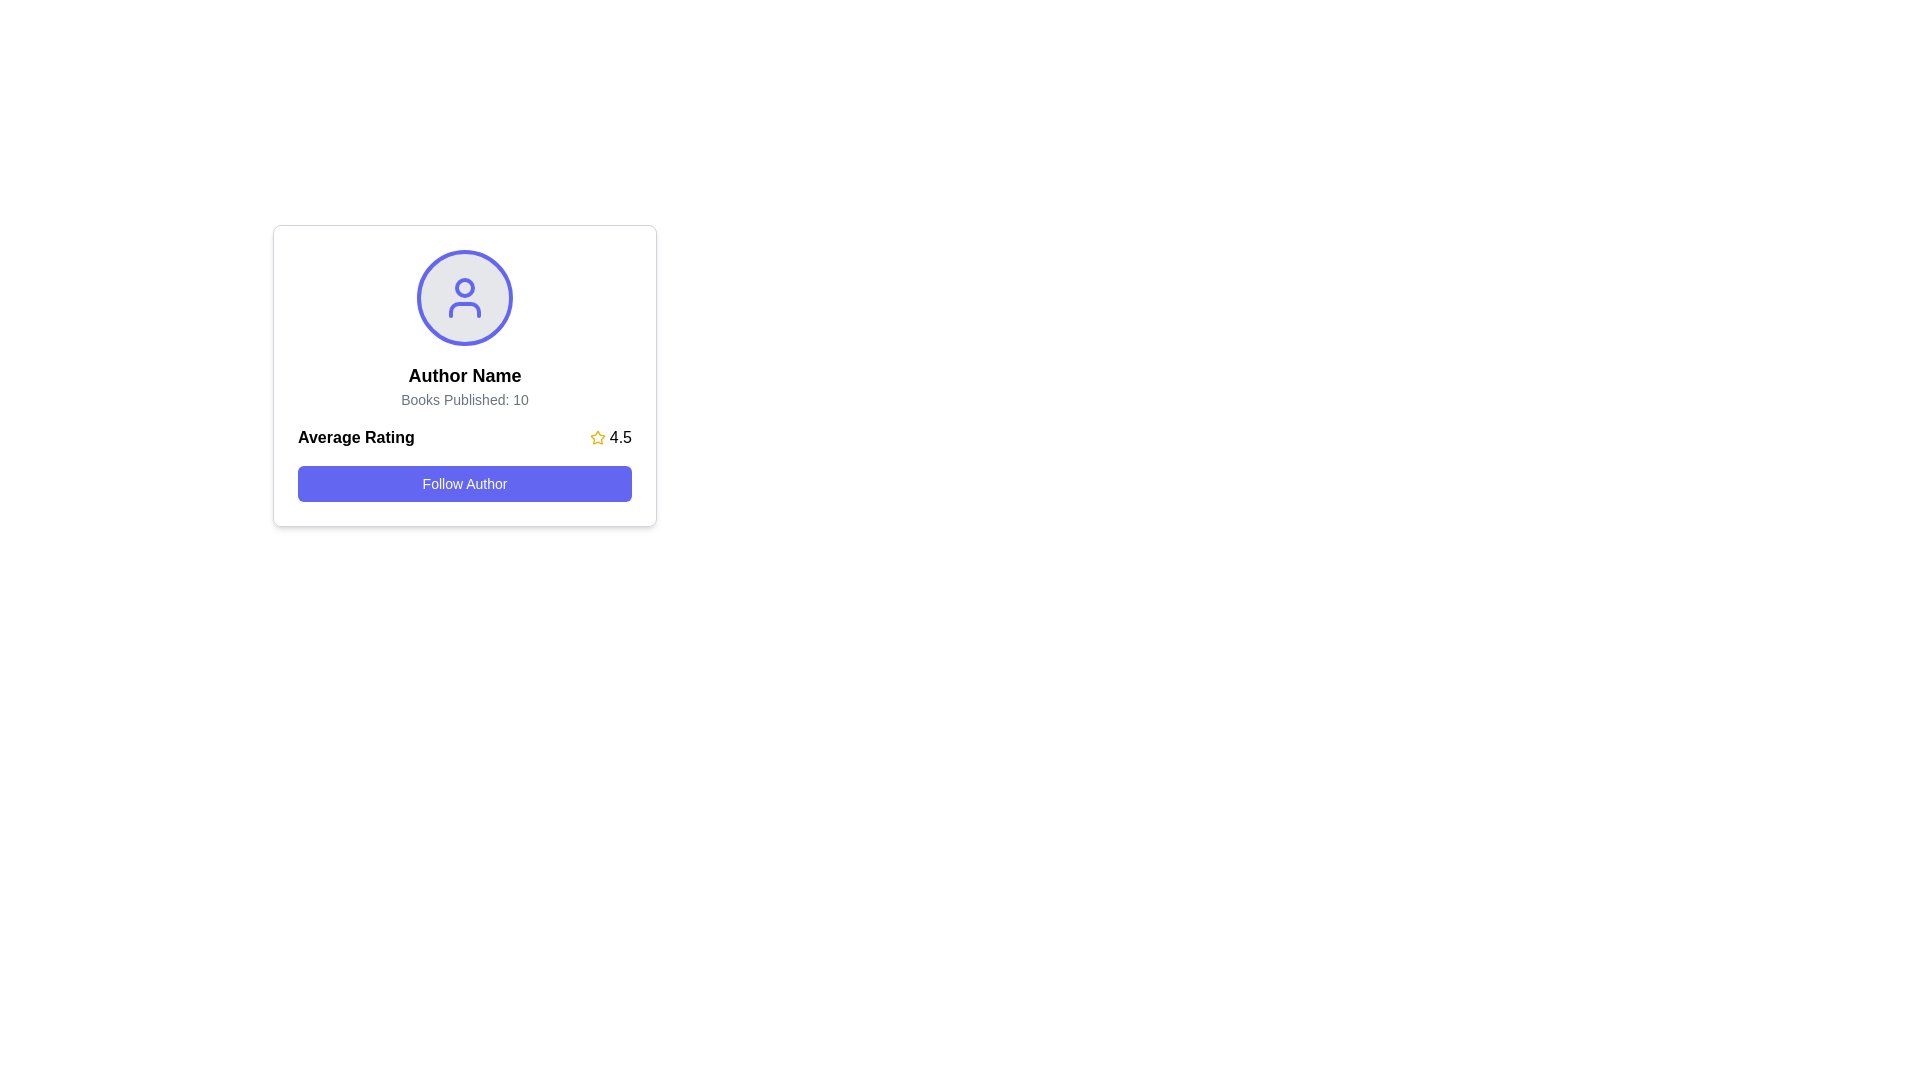 The image size is (1920, 1080). What do you see at coordinates (464, 375) in the screenshot?
I see `the 'Author Name' label, which is bold and larger in font size, located in the center of the card layout above the 'Books Published: 10' text` at bounding box center [464, 375].